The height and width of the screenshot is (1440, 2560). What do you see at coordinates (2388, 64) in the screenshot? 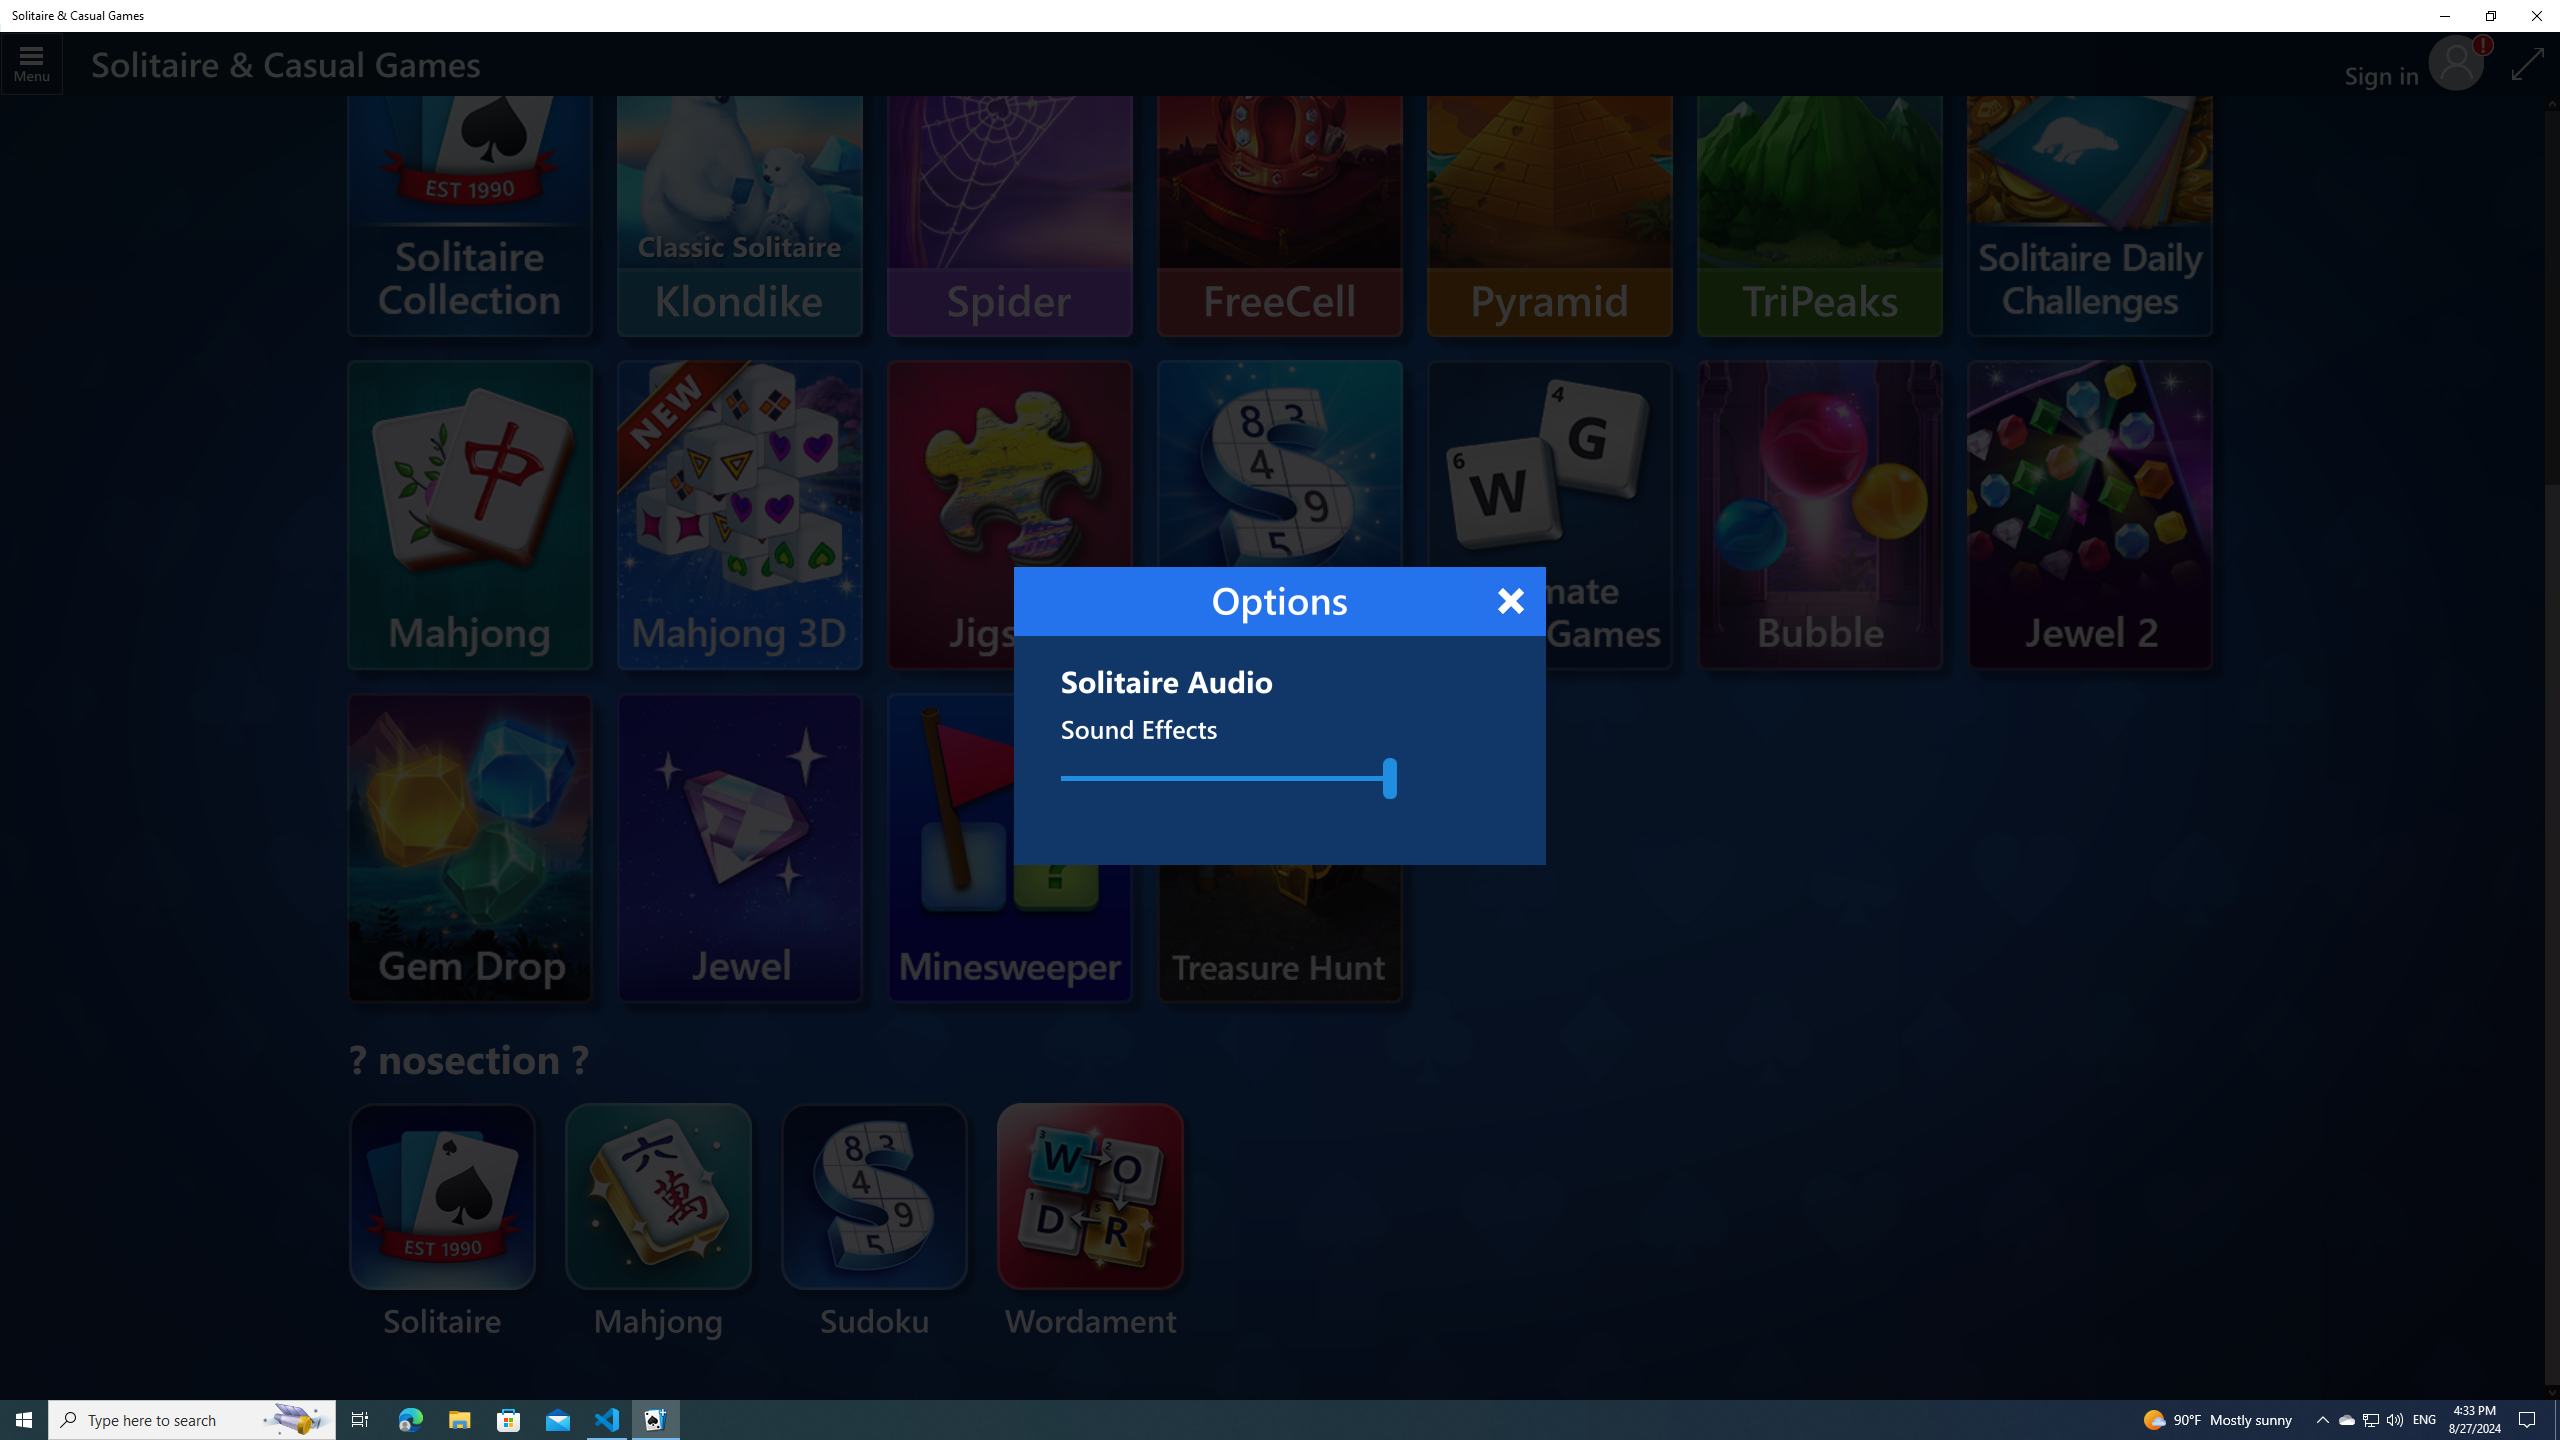
I see `'Sign in'` at bounding box center [2388, 64].